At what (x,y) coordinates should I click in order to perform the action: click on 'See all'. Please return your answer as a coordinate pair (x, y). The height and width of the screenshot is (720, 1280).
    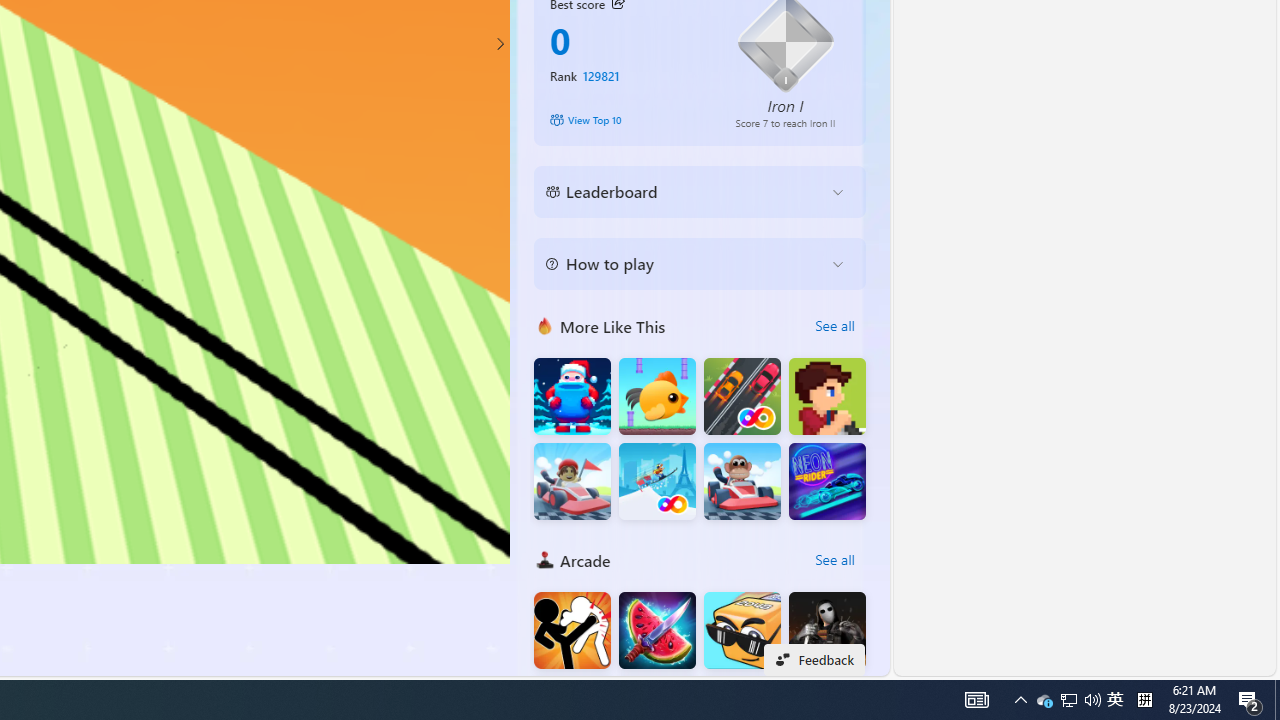
    Looking at the image, I should click on (835, 560).